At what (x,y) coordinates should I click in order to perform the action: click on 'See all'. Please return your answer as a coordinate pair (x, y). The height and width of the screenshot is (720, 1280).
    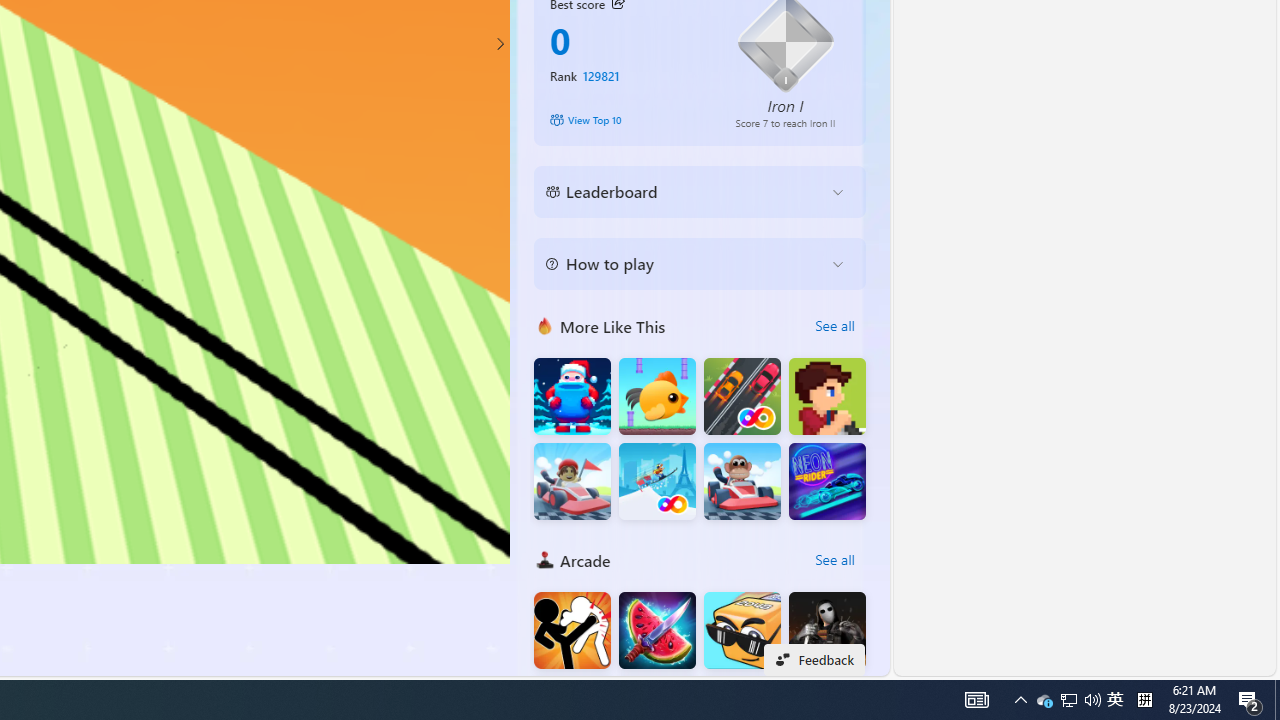
    Looking at the image, I should click on (835, 560).